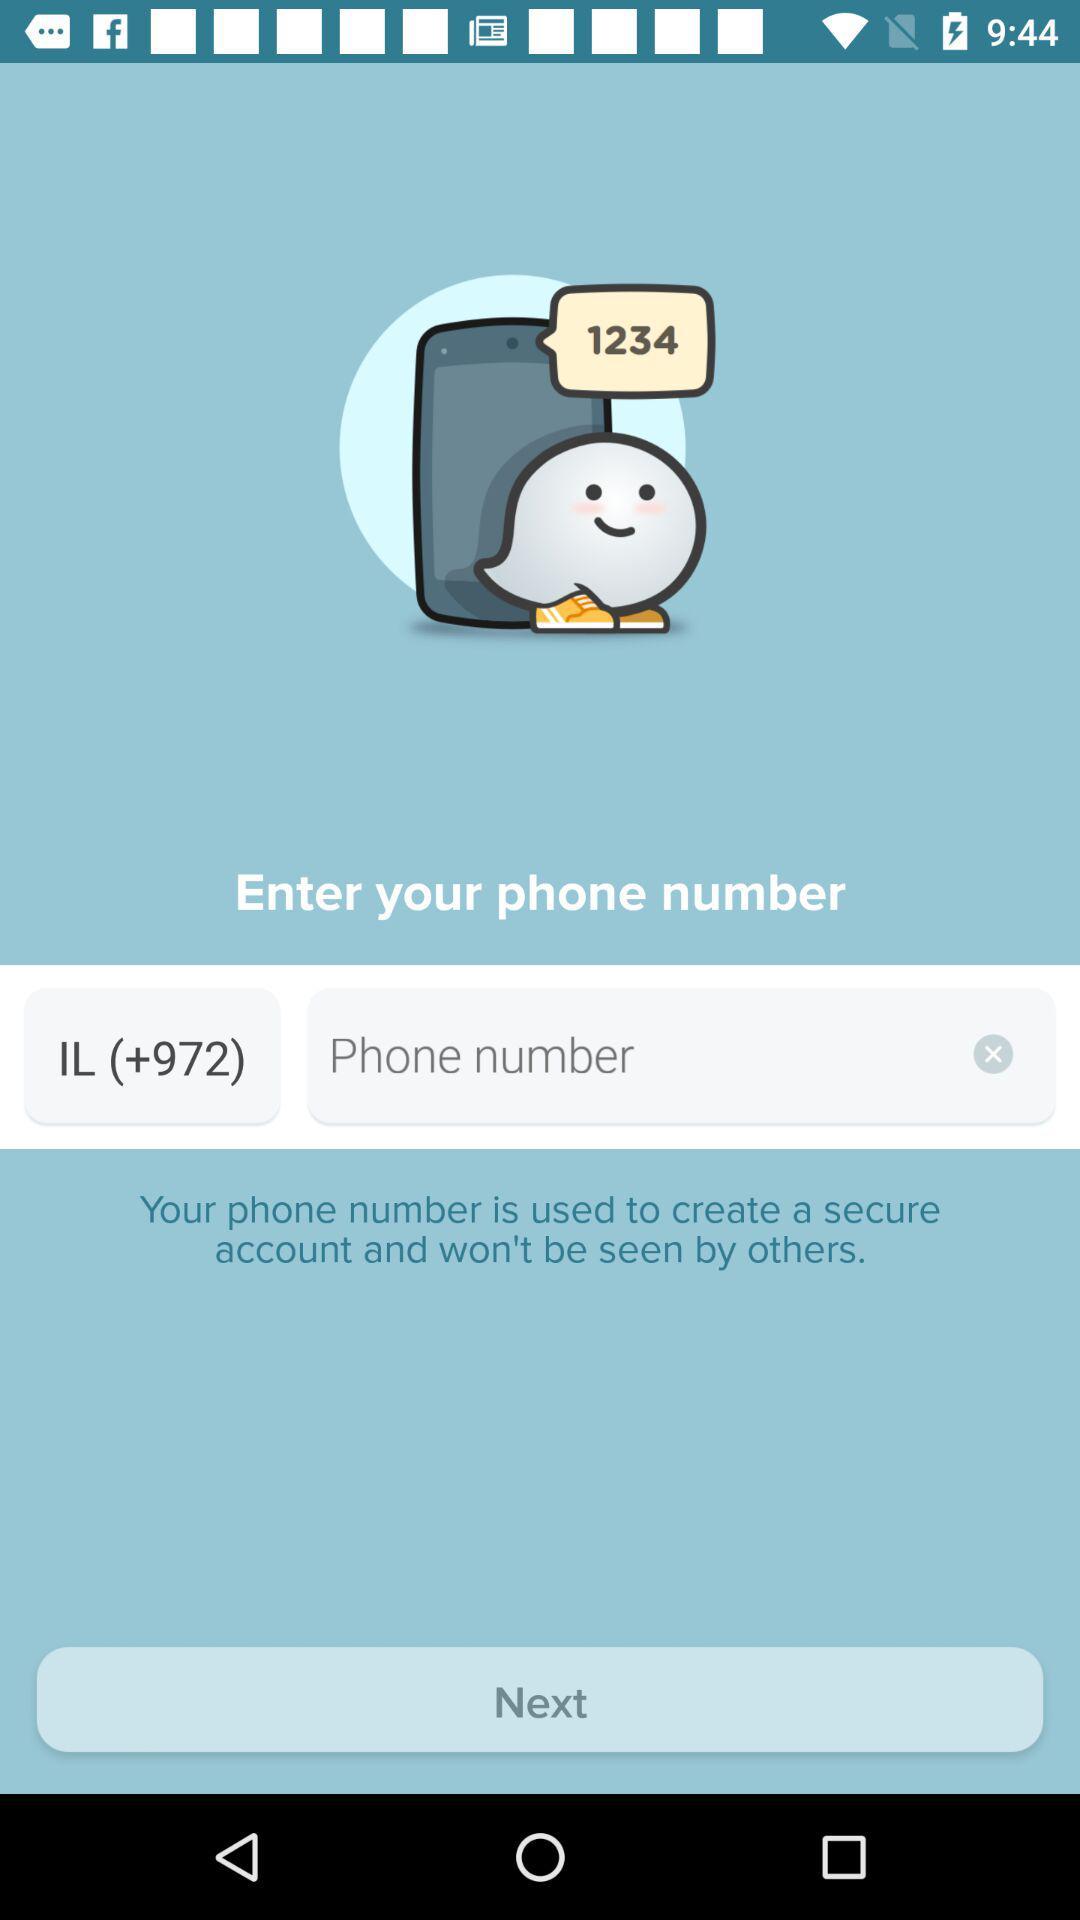 The height and width of the screenshot is (1920, 1080). I want to click on next, so click(540, 1703).